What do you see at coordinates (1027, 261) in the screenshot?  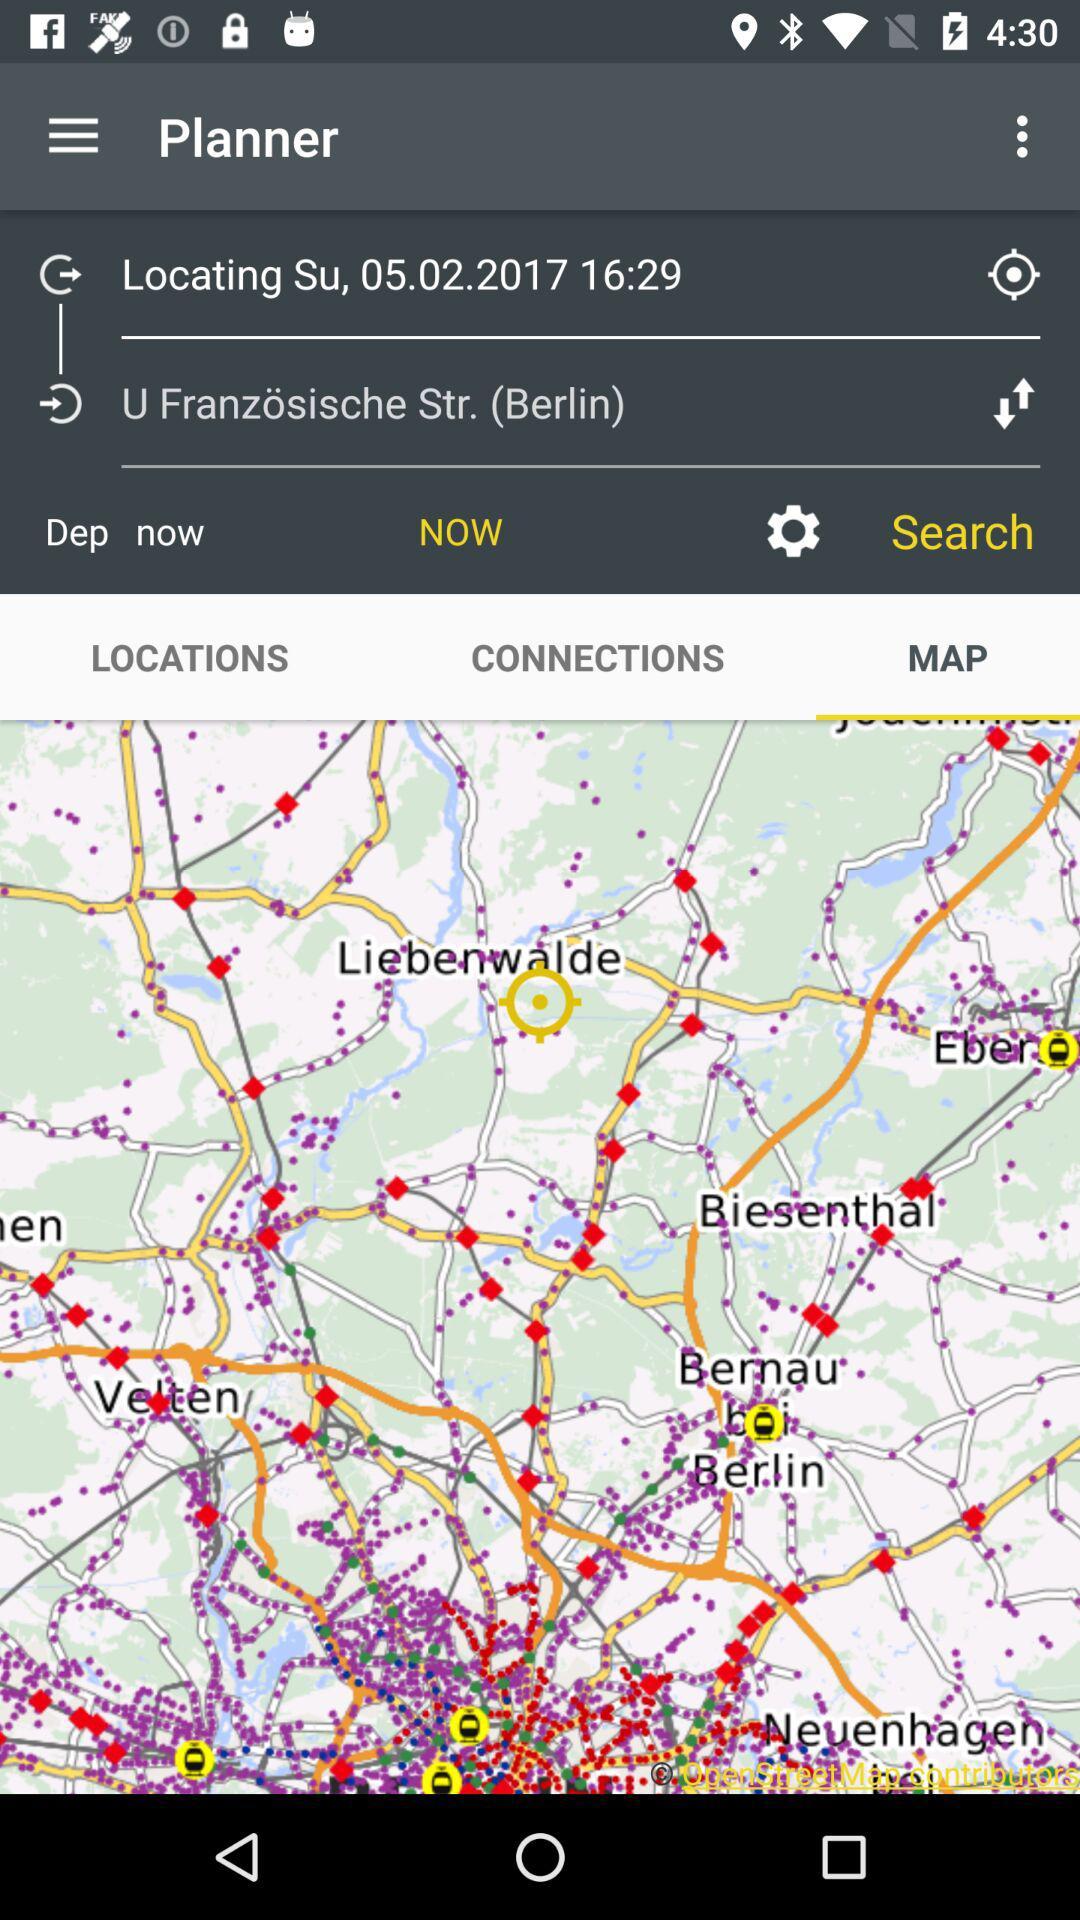 I see `the location_crosshair icon` at bounding box center [1027, 261].